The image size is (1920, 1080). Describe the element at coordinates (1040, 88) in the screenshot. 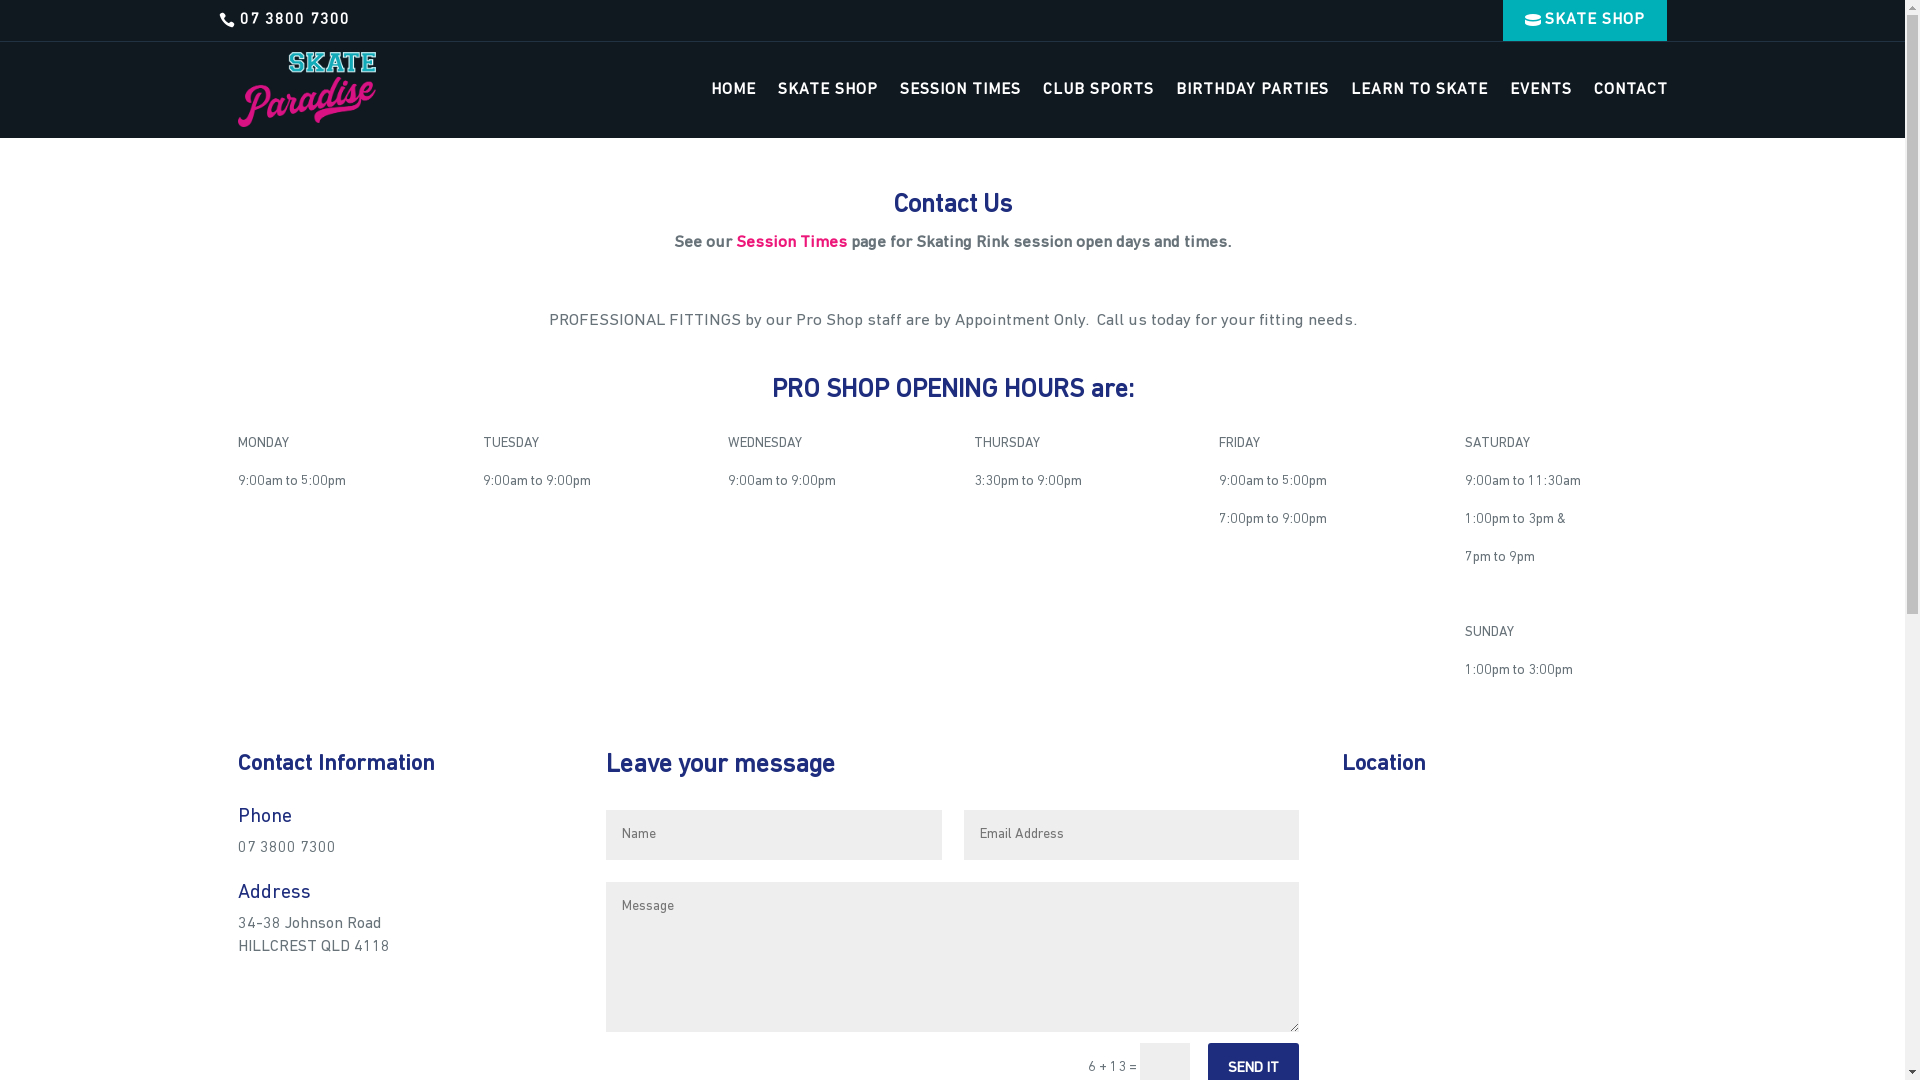

I see `'CLUB SPORTS'` at that location.